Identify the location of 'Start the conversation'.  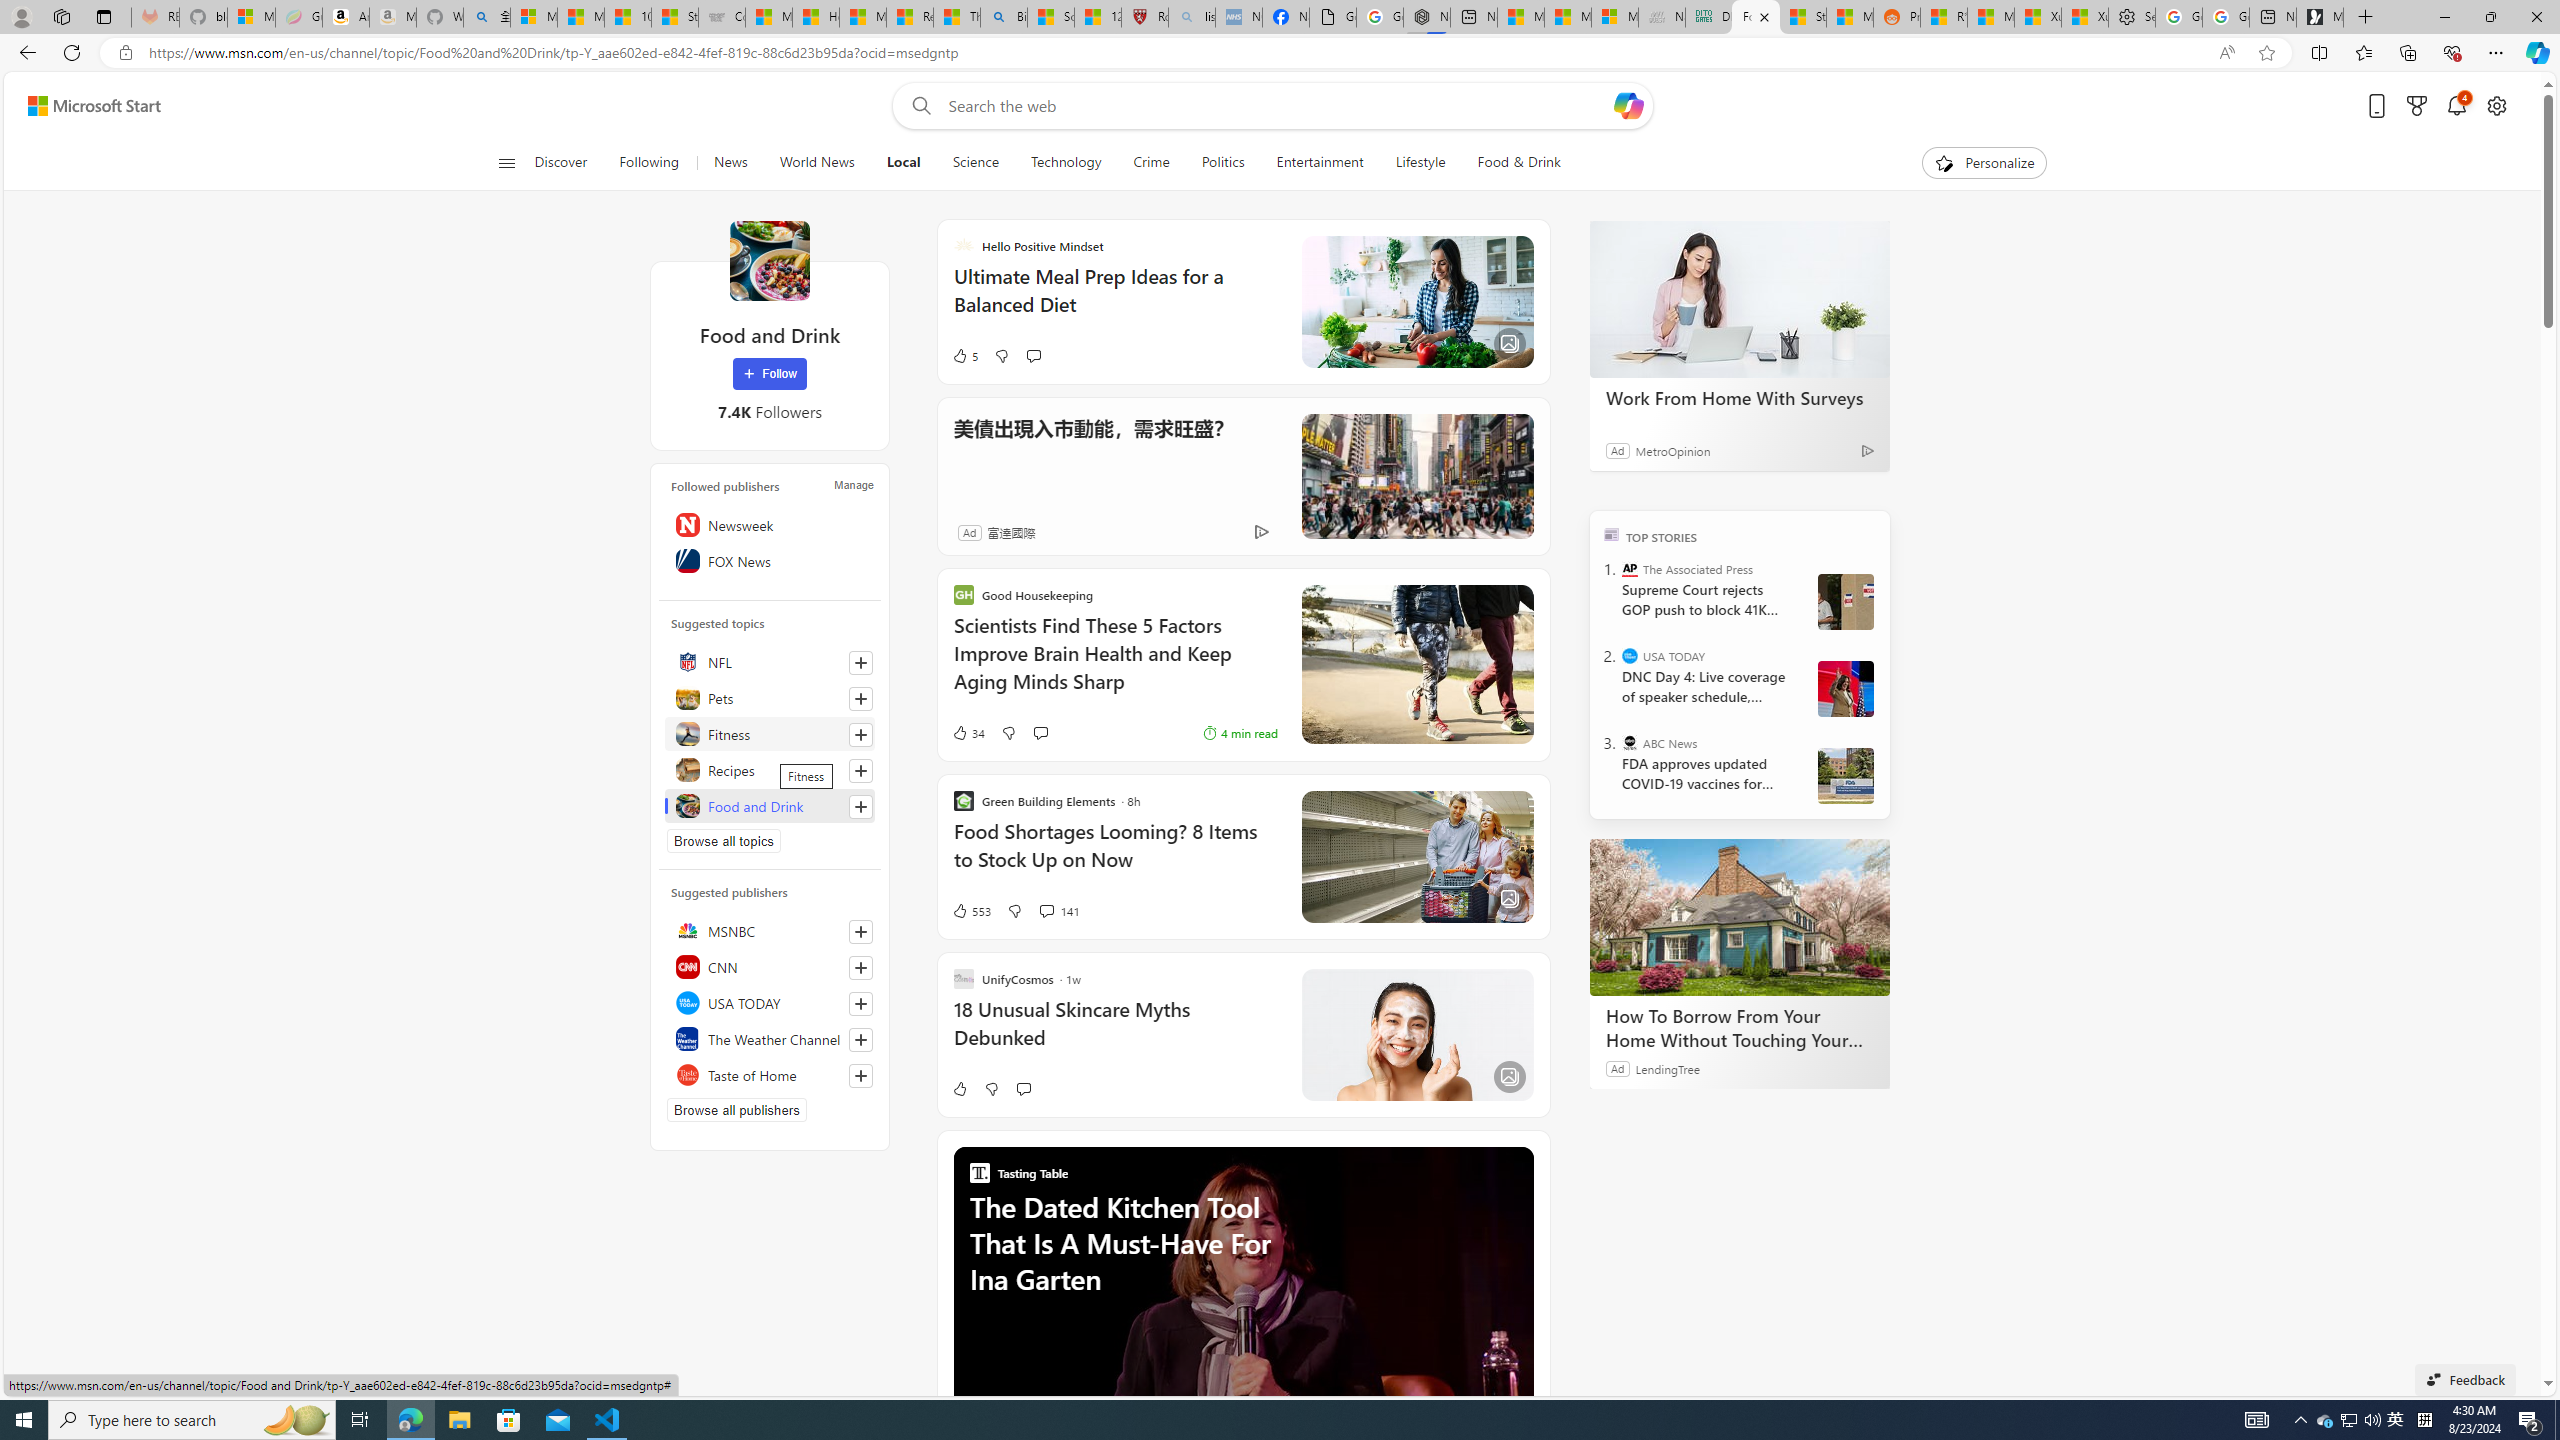
(1022, 1088).